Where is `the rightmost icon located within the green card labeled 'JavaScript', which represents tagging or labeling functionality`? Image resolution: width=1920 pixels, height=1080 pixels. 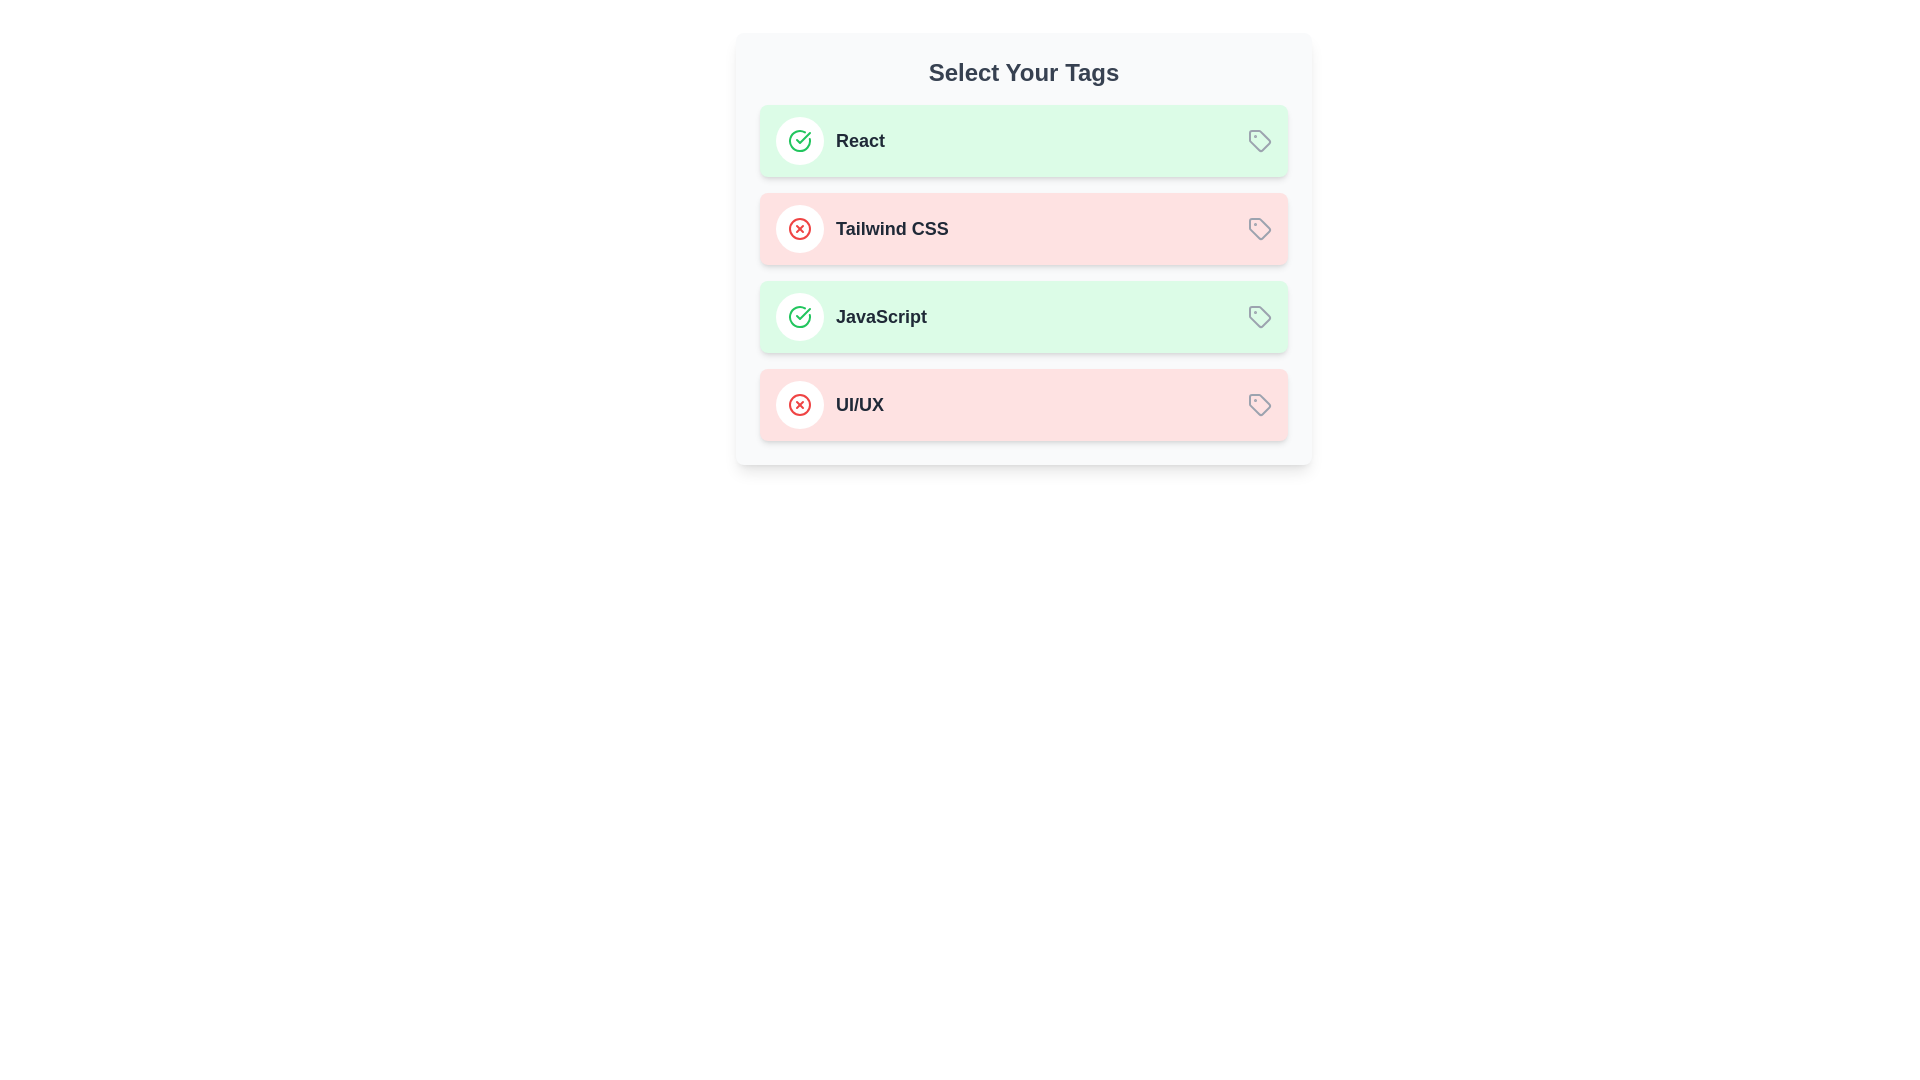 the rightmost icon located within the green card labeled 'JavaScript', which represents tagging or labeling functionality is located at coordinates (1258, 315).